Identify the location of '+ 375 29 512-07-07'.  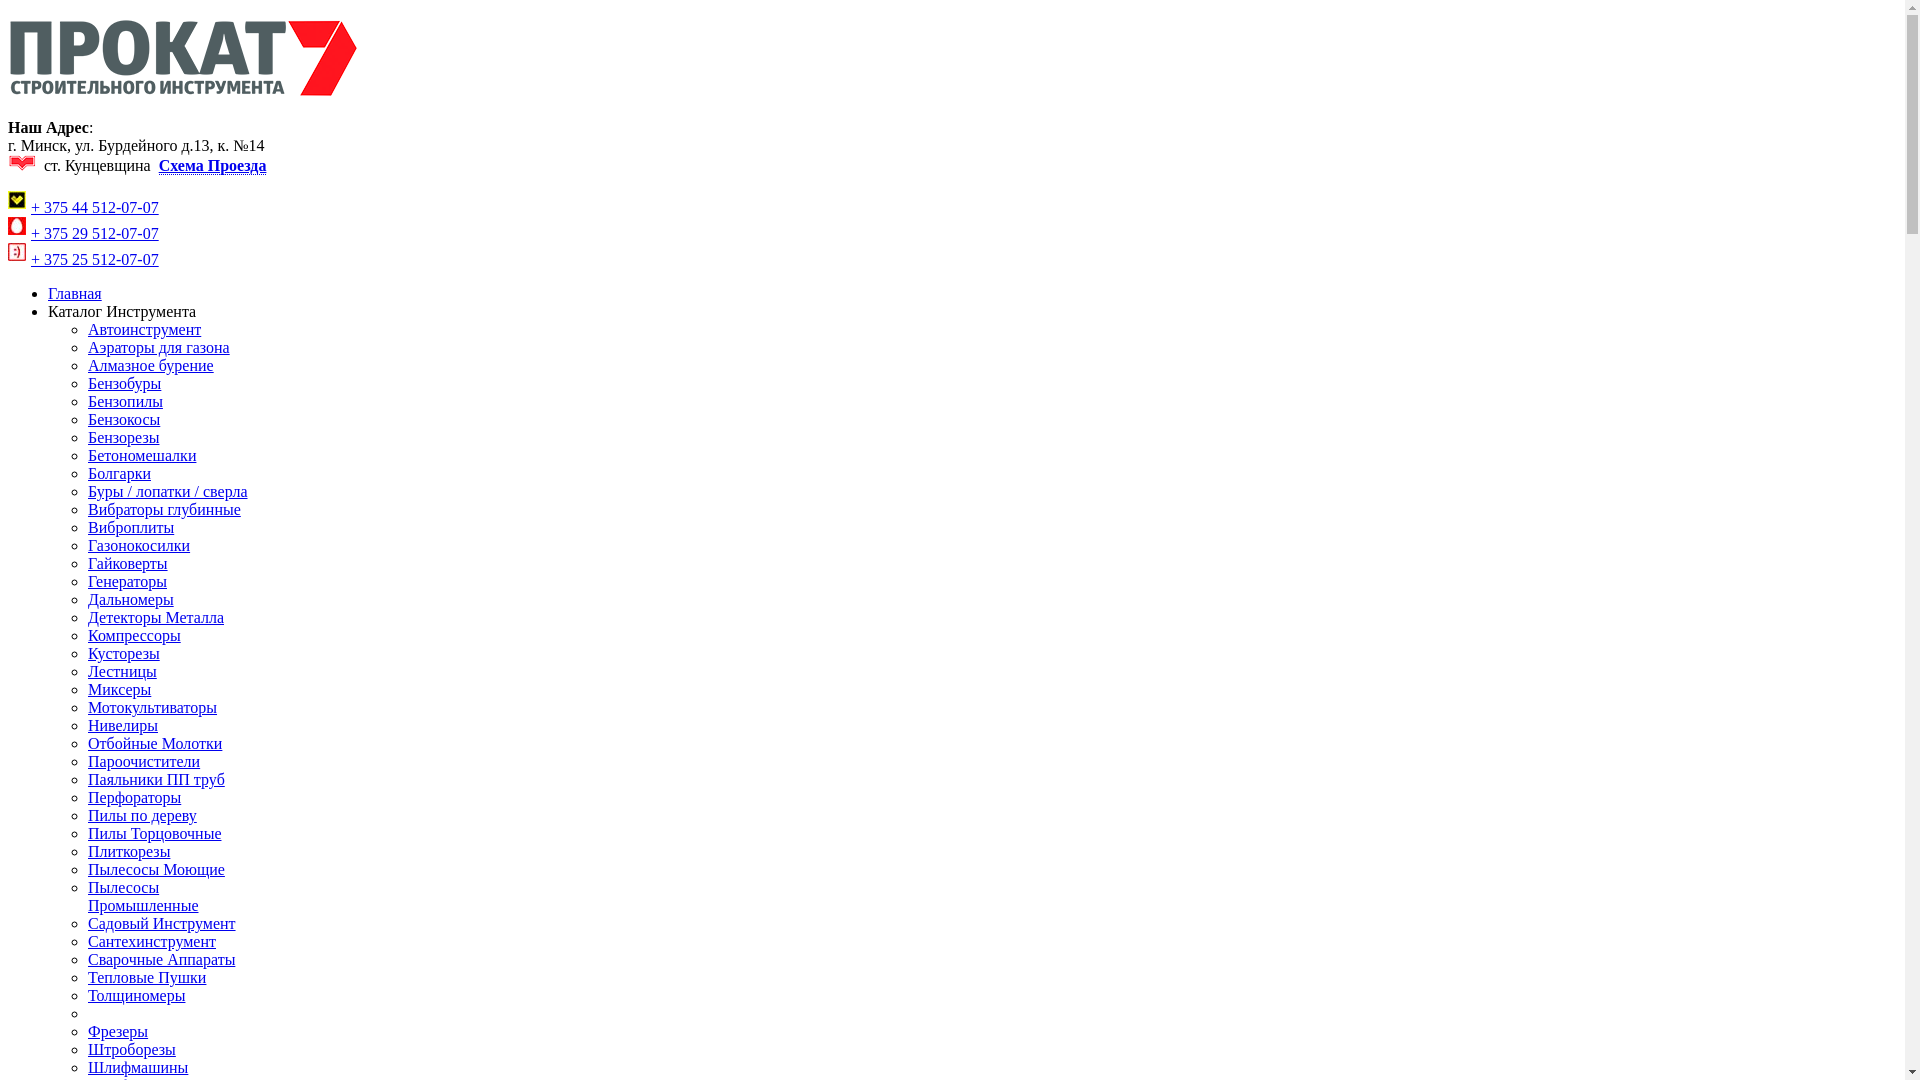
(94, 232).